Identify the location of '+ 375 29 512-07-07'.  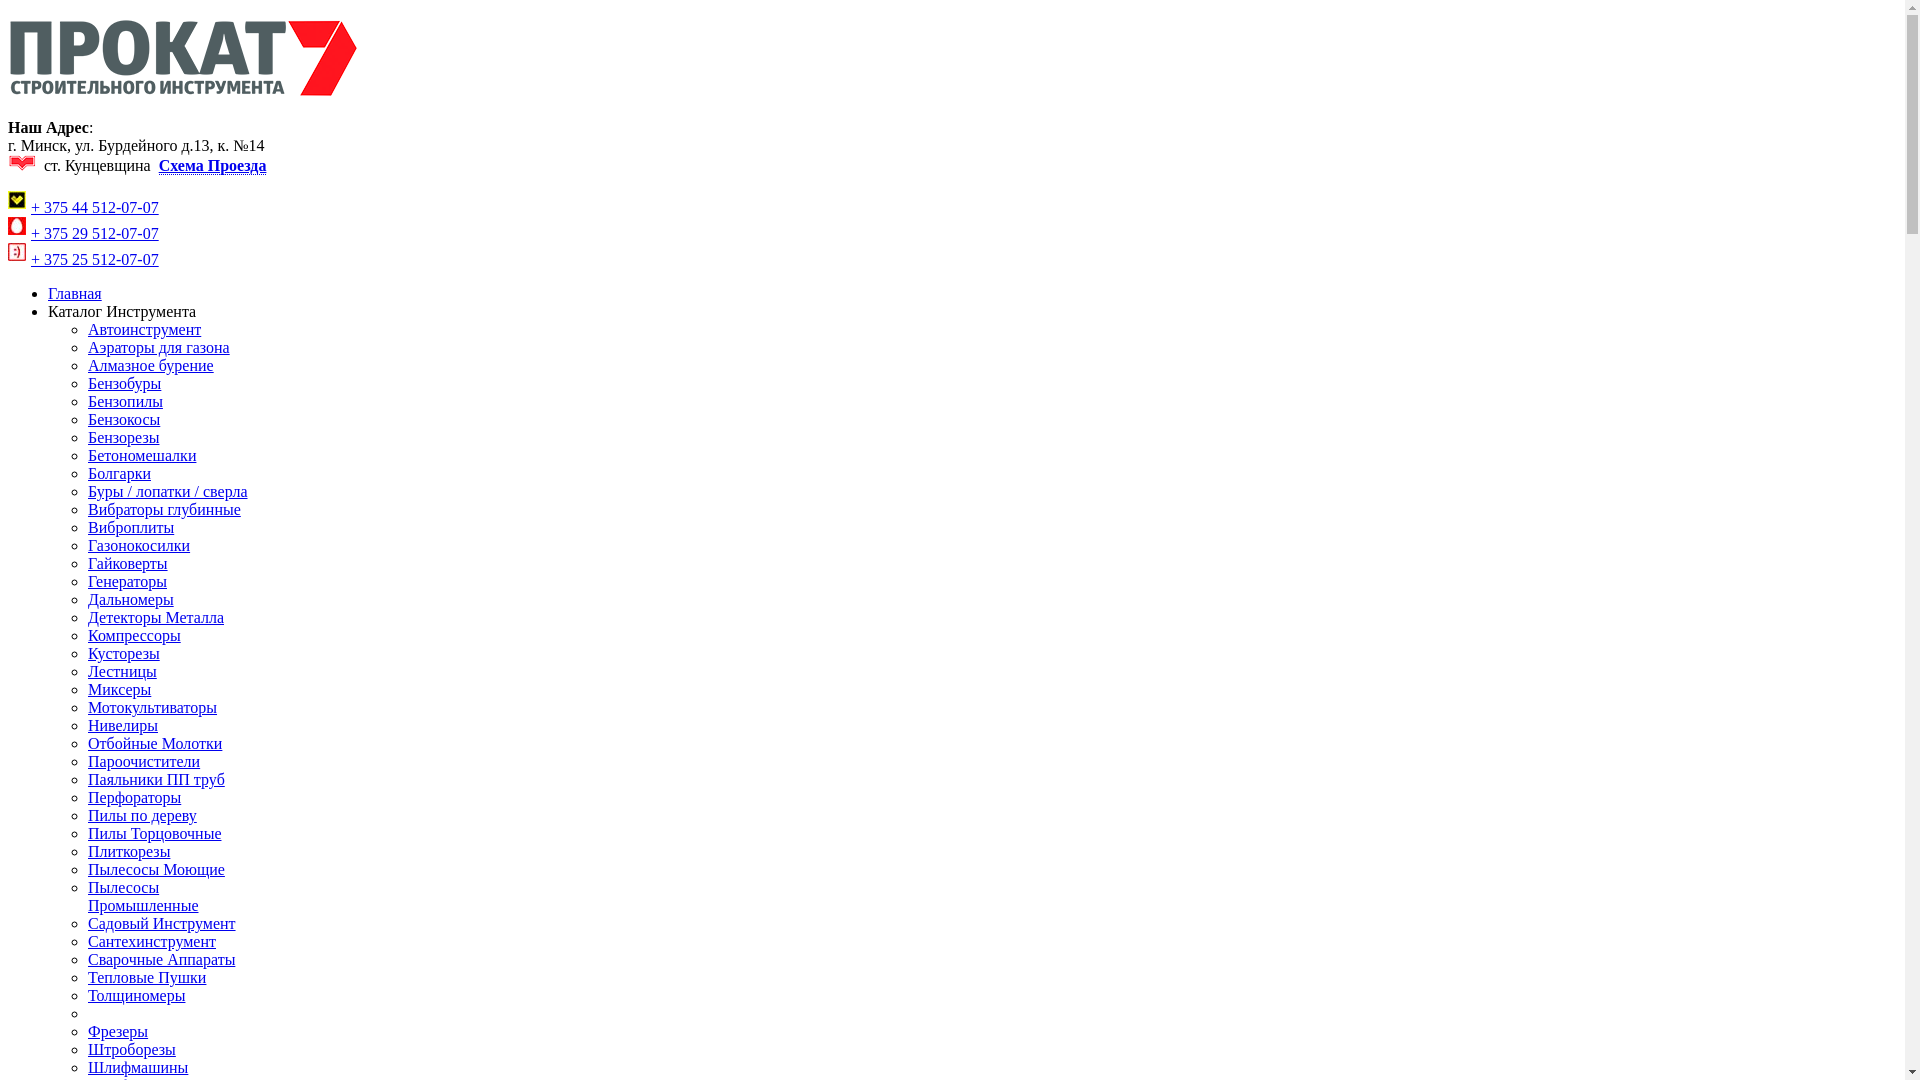
(94, 232).